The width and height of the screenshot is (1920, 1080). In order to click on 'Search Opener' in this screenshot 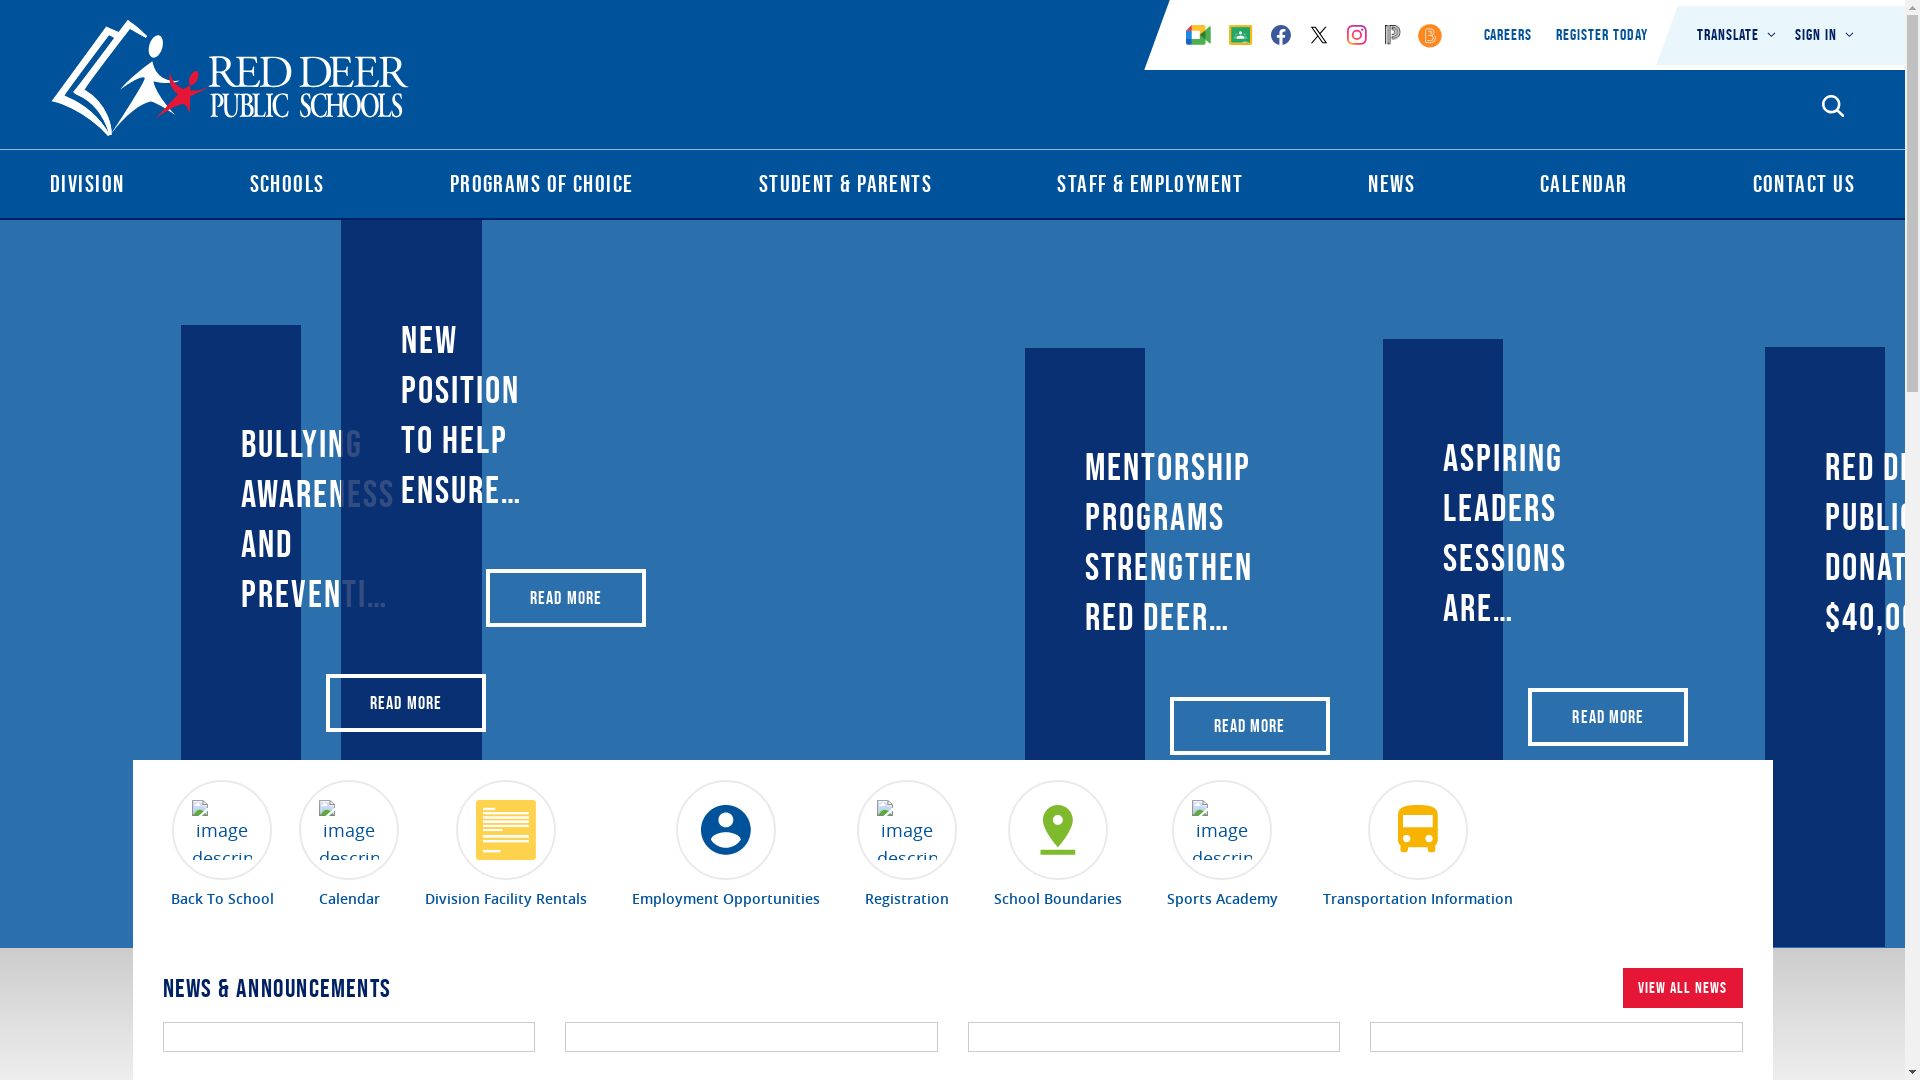, I will do `click(1822, 105)`.